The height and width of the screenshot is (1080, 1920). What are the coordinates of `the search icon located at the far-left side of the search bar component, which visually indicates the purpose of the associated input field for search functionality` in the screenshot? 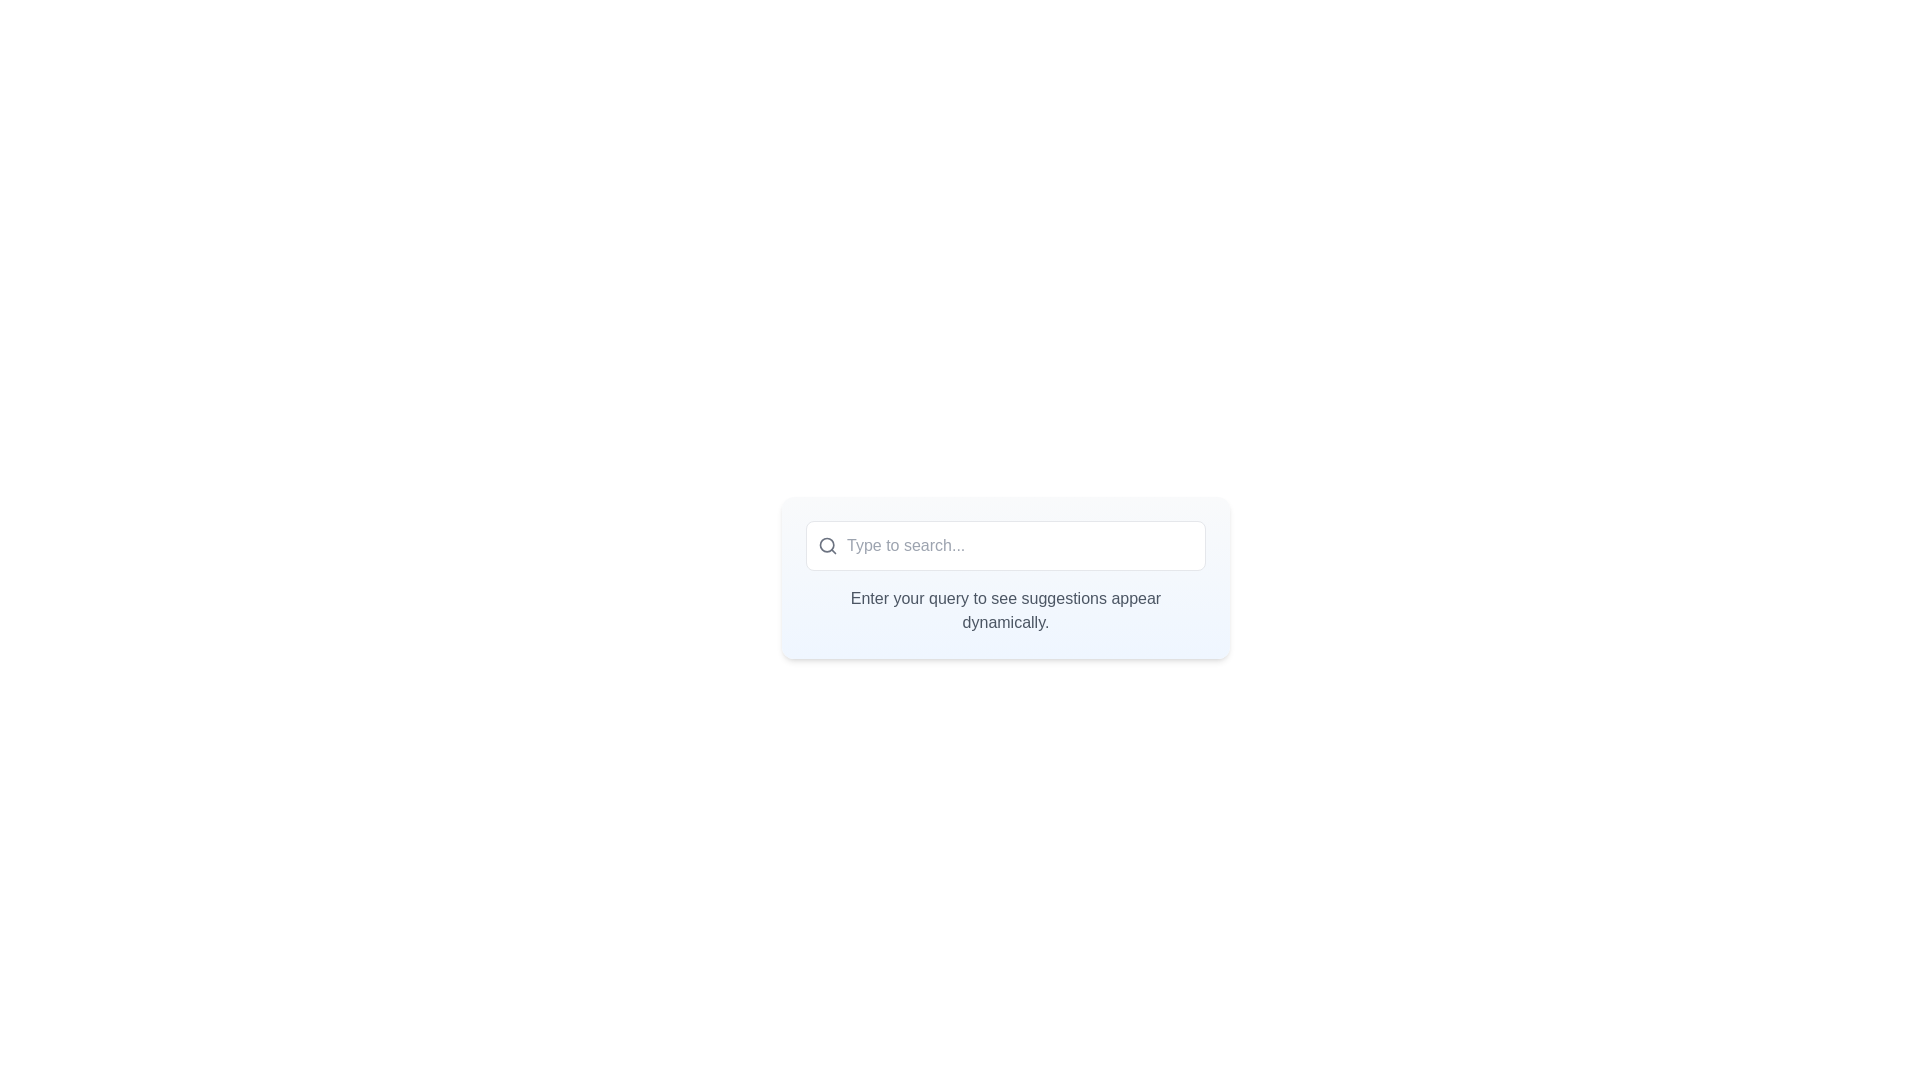 It's located at (821, 546).